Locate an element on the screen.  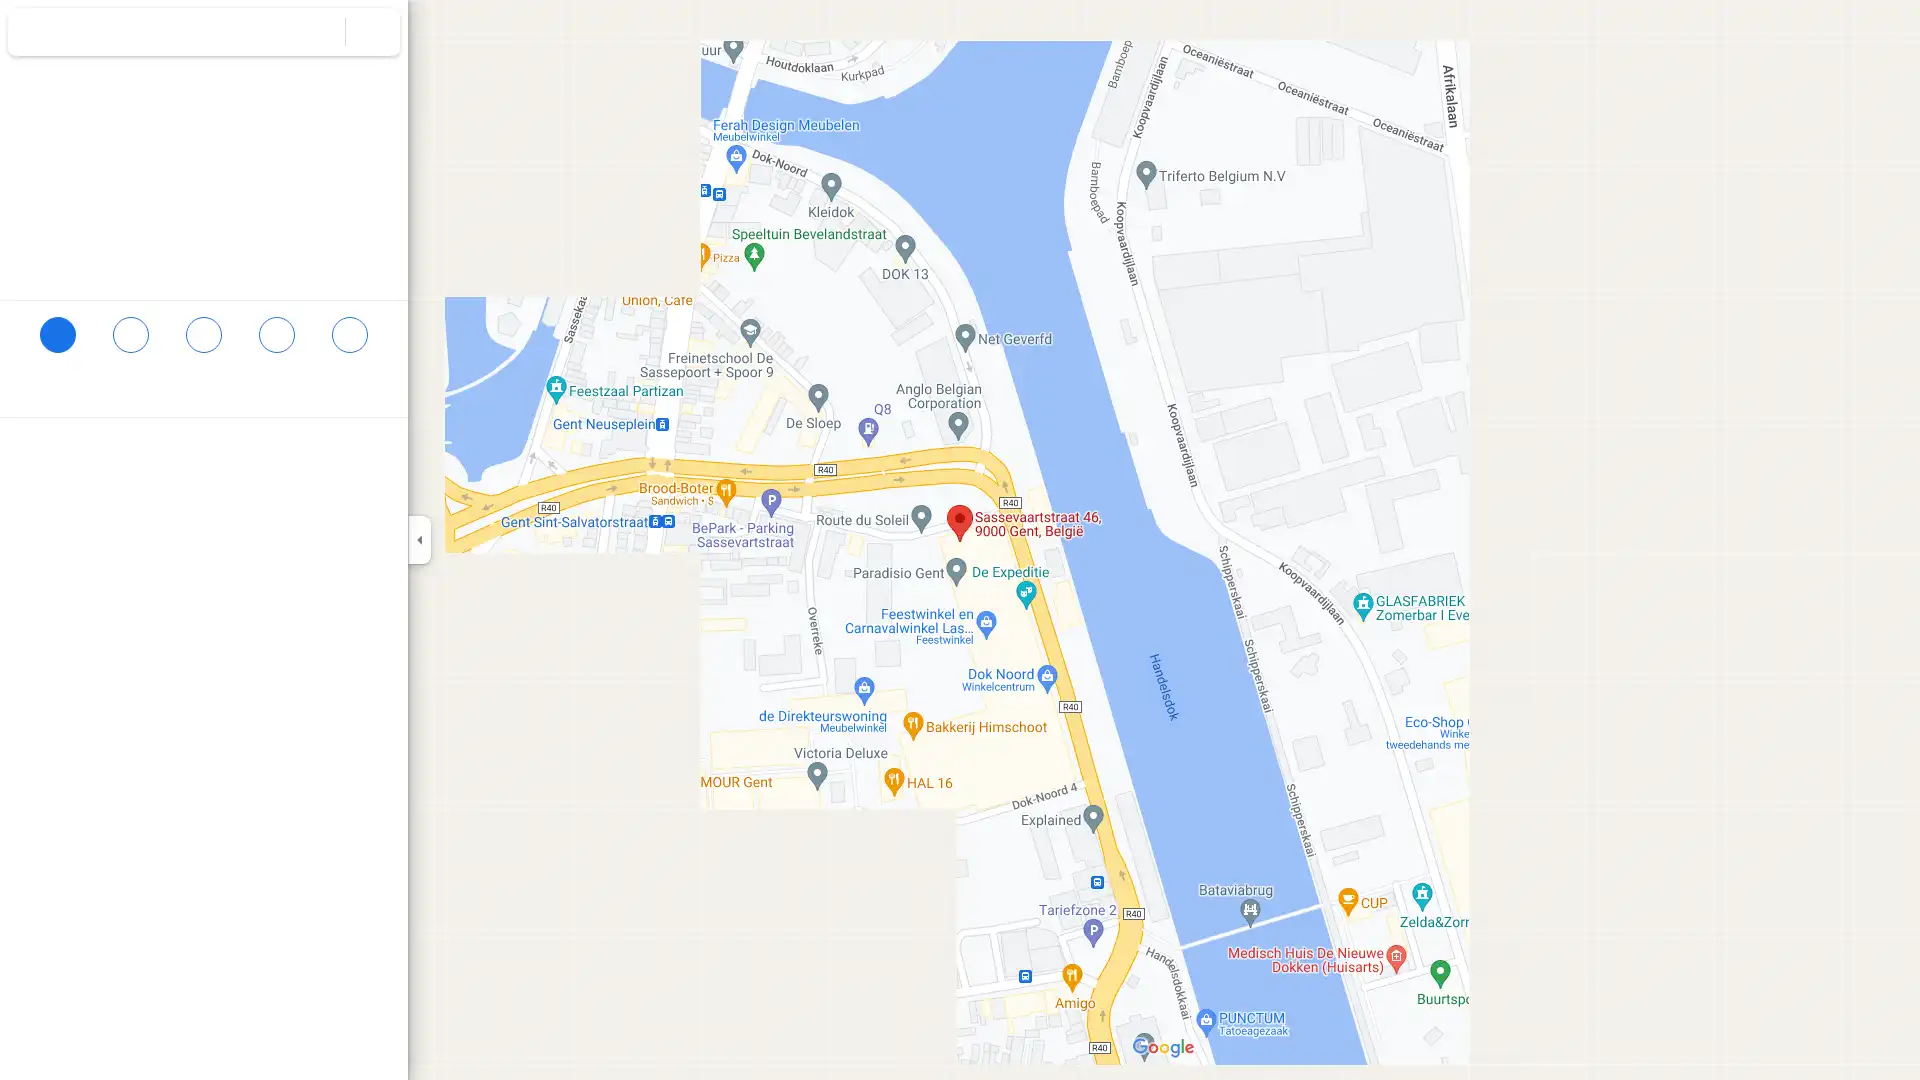
Zijvenster samenvouwen is located at coordinates (418, 540).